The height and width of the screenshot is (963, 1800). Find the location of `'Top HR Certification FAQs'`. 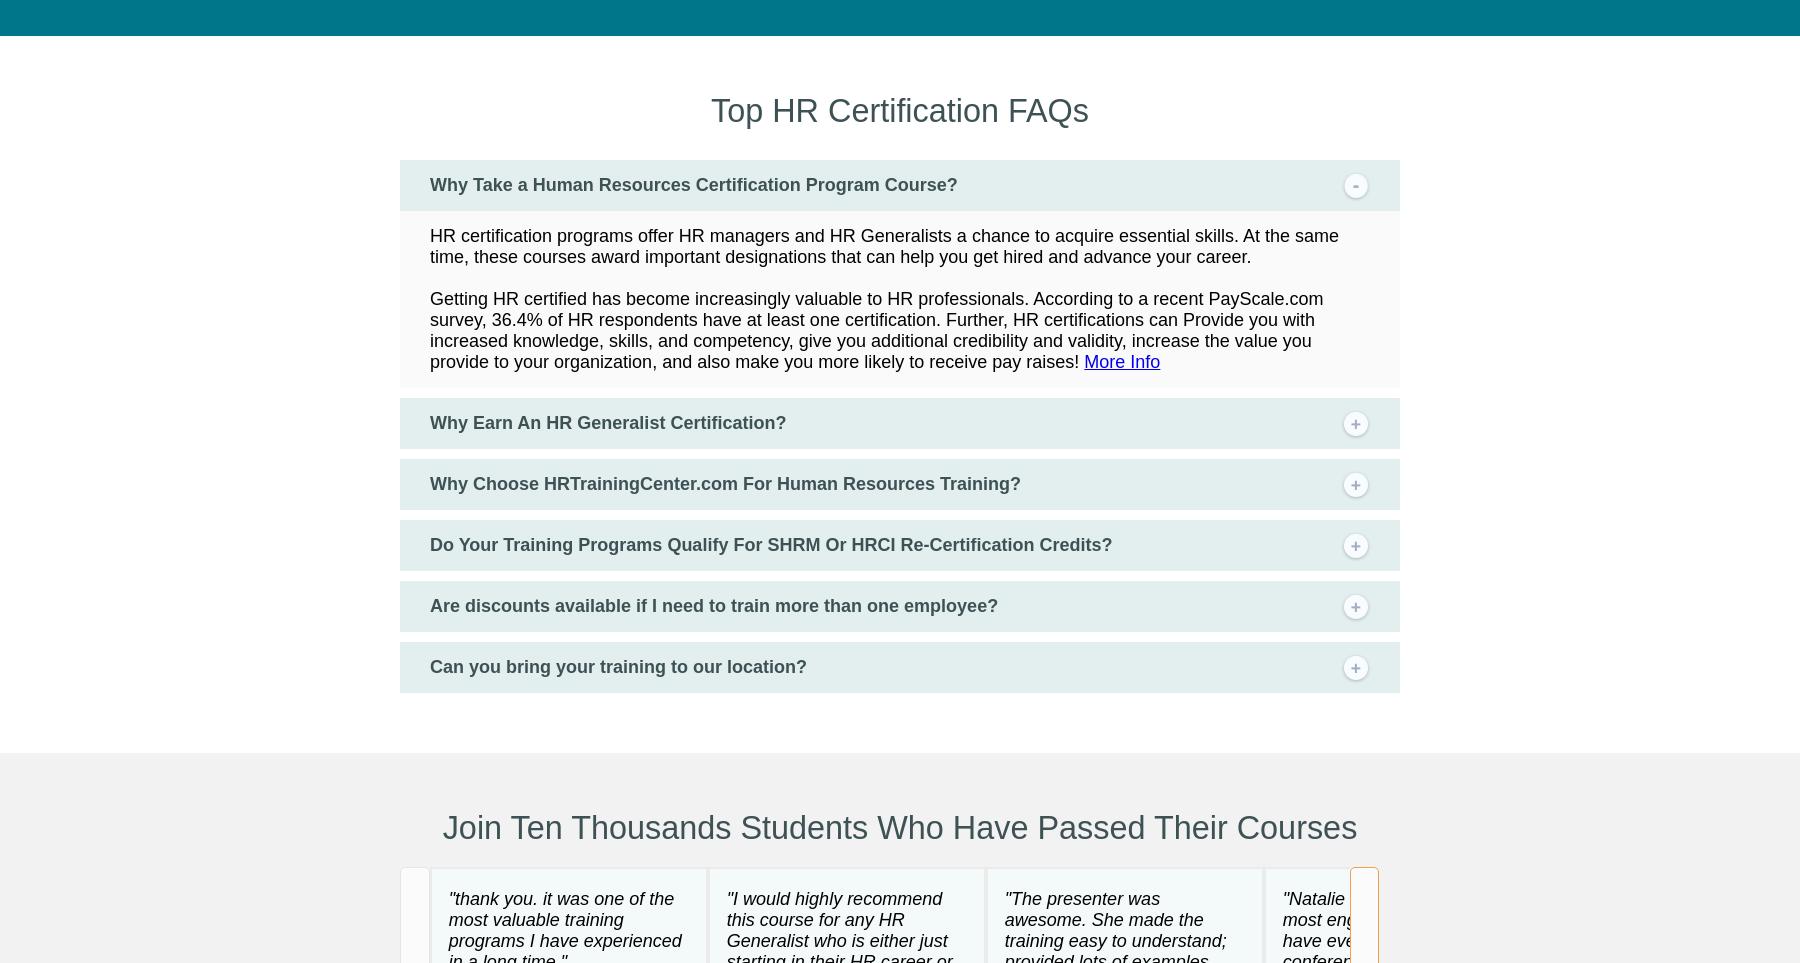

'Top HR Certification FAQs' is located at coordinates (899, 108).